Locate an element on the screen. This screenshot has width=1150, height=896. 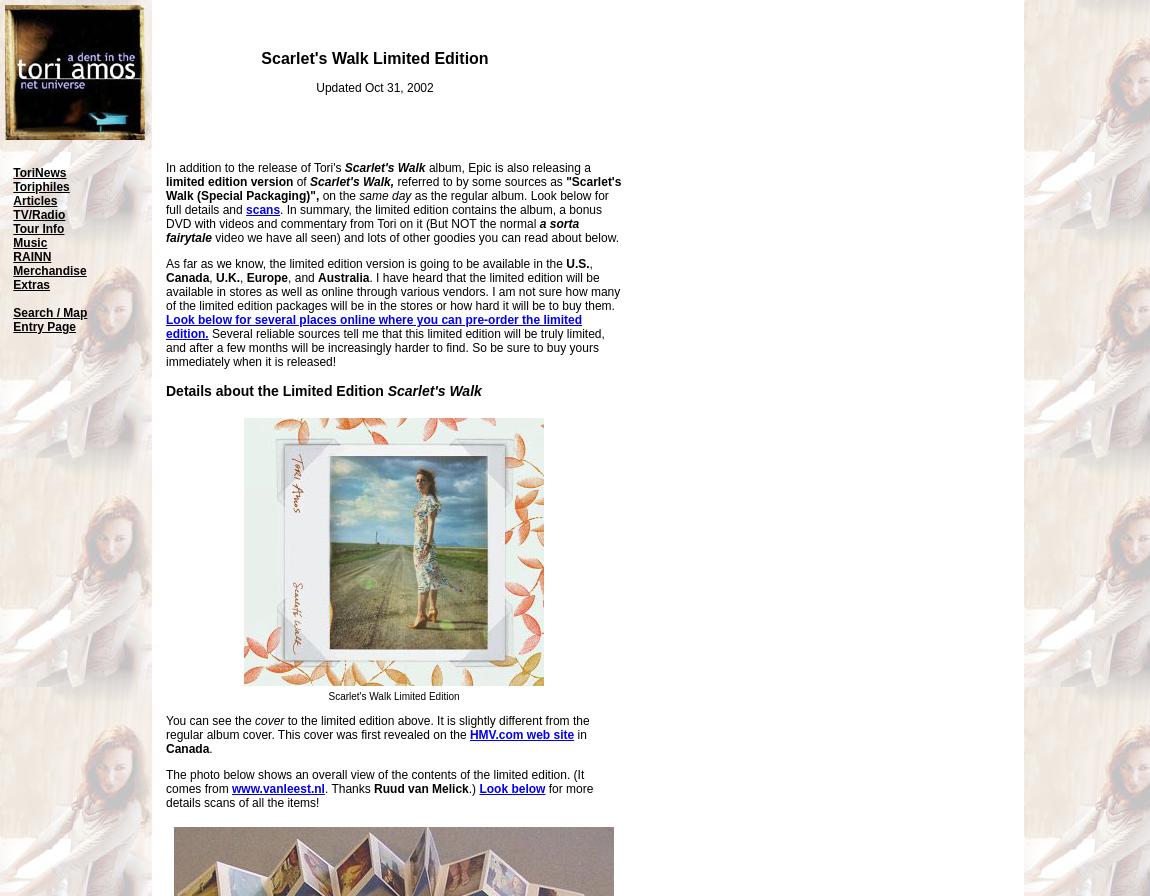
'RAINN' is located at coordinates (11, 256).